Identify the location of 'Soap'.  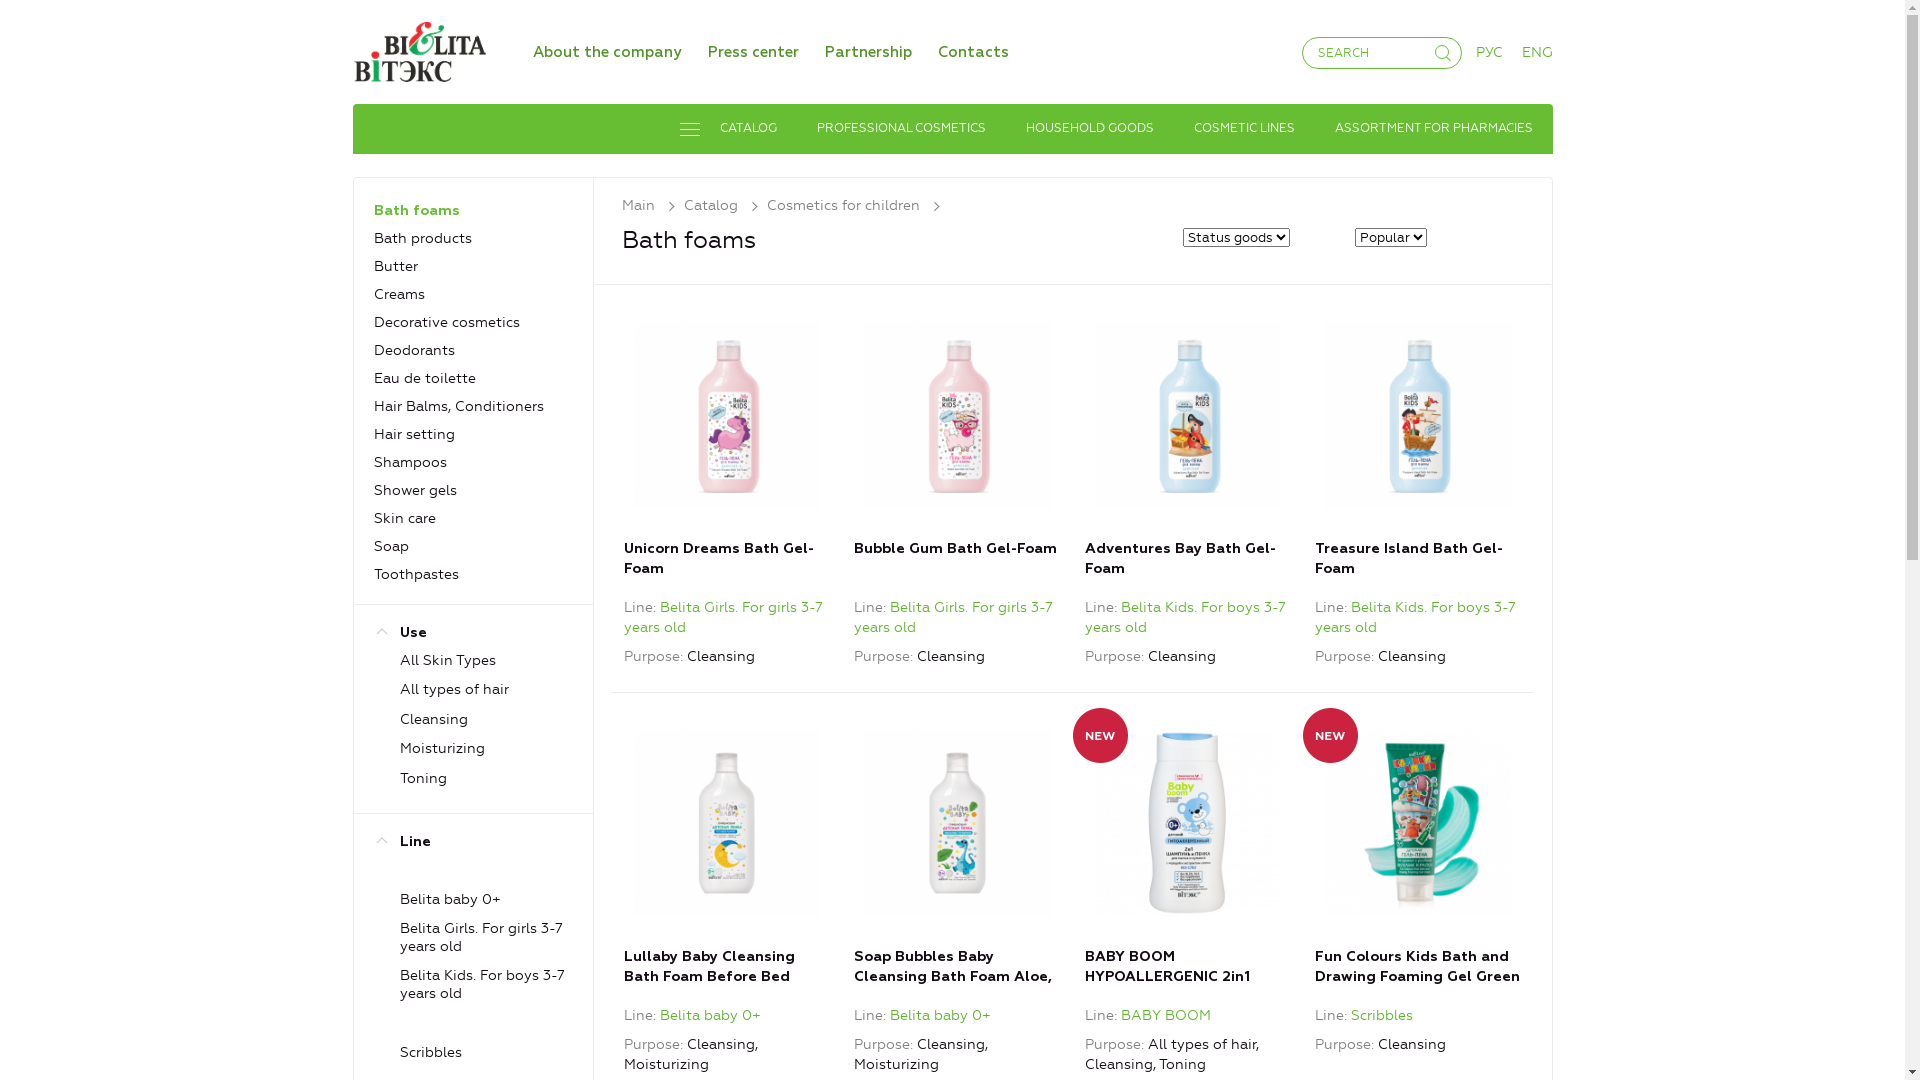
(374, 546).